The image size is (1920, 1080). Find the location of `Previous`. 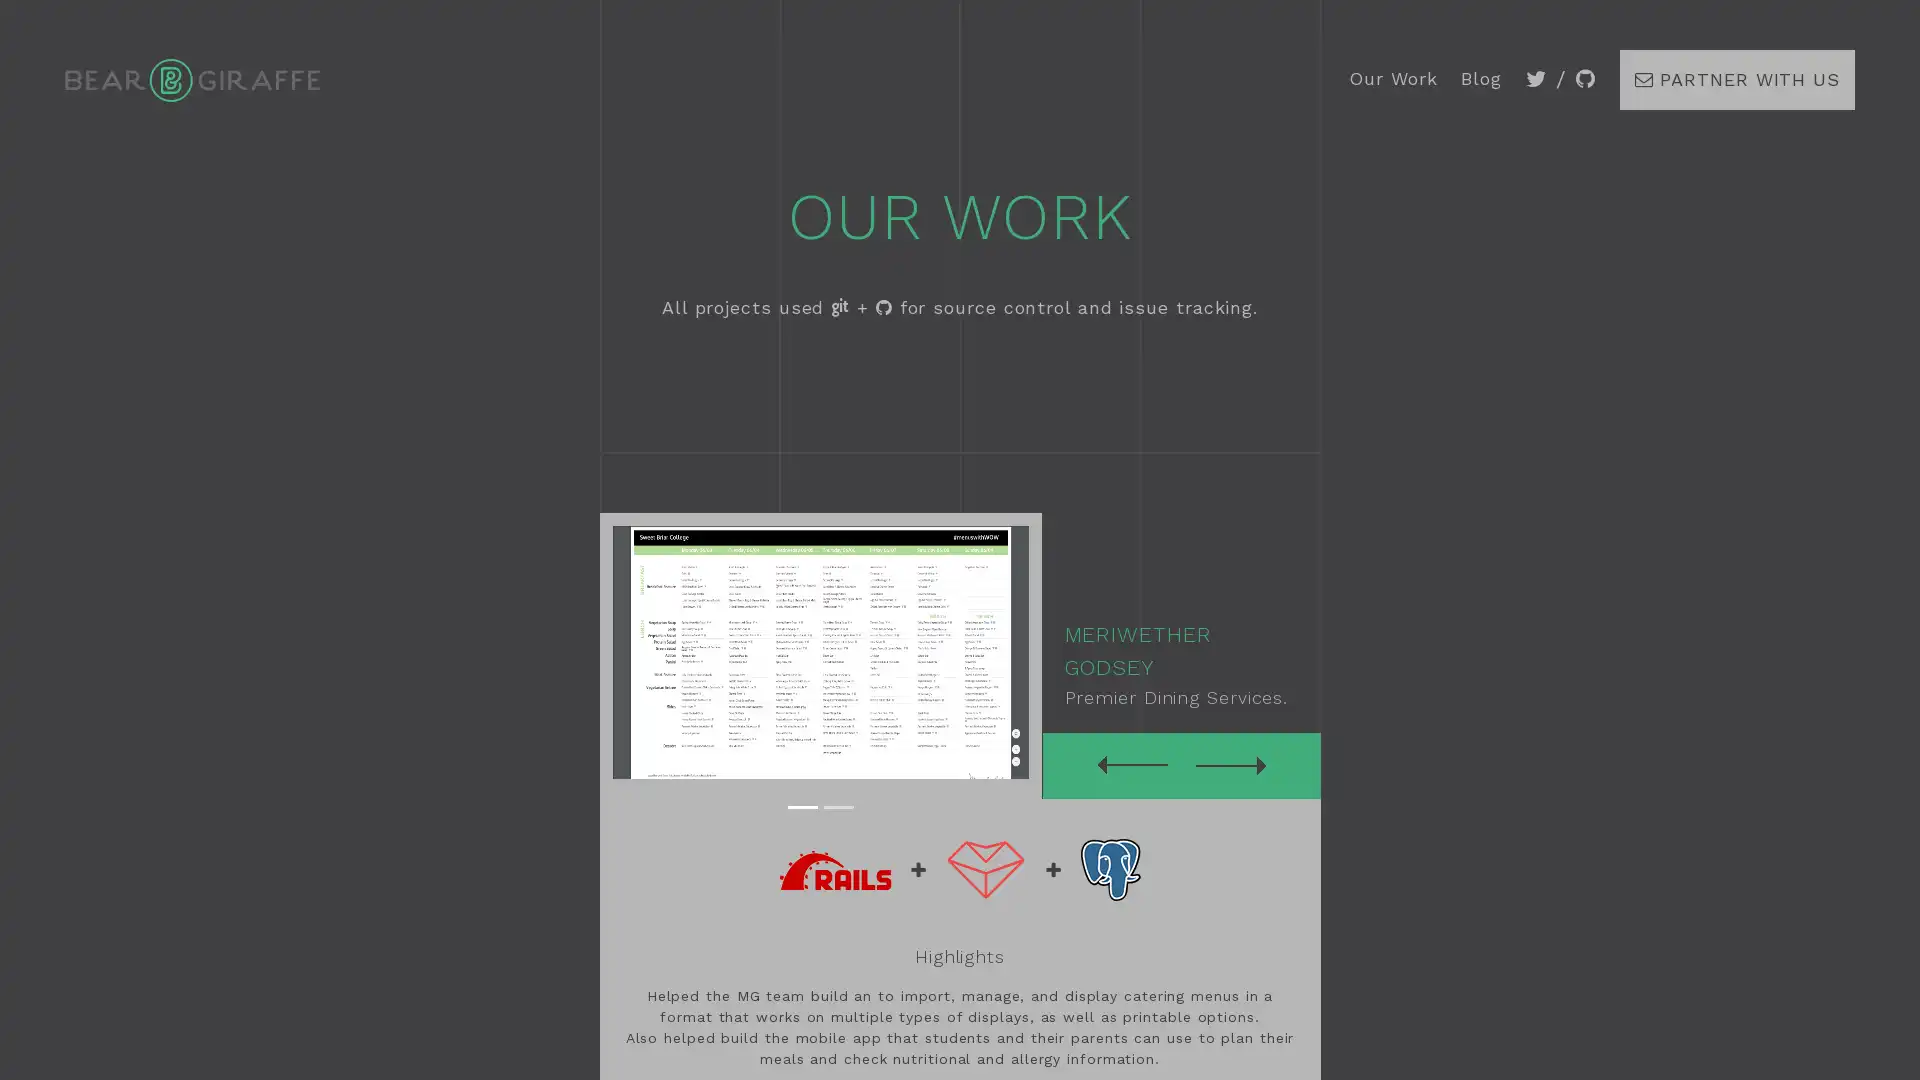

Previous is located at coordinates (1110, 764).